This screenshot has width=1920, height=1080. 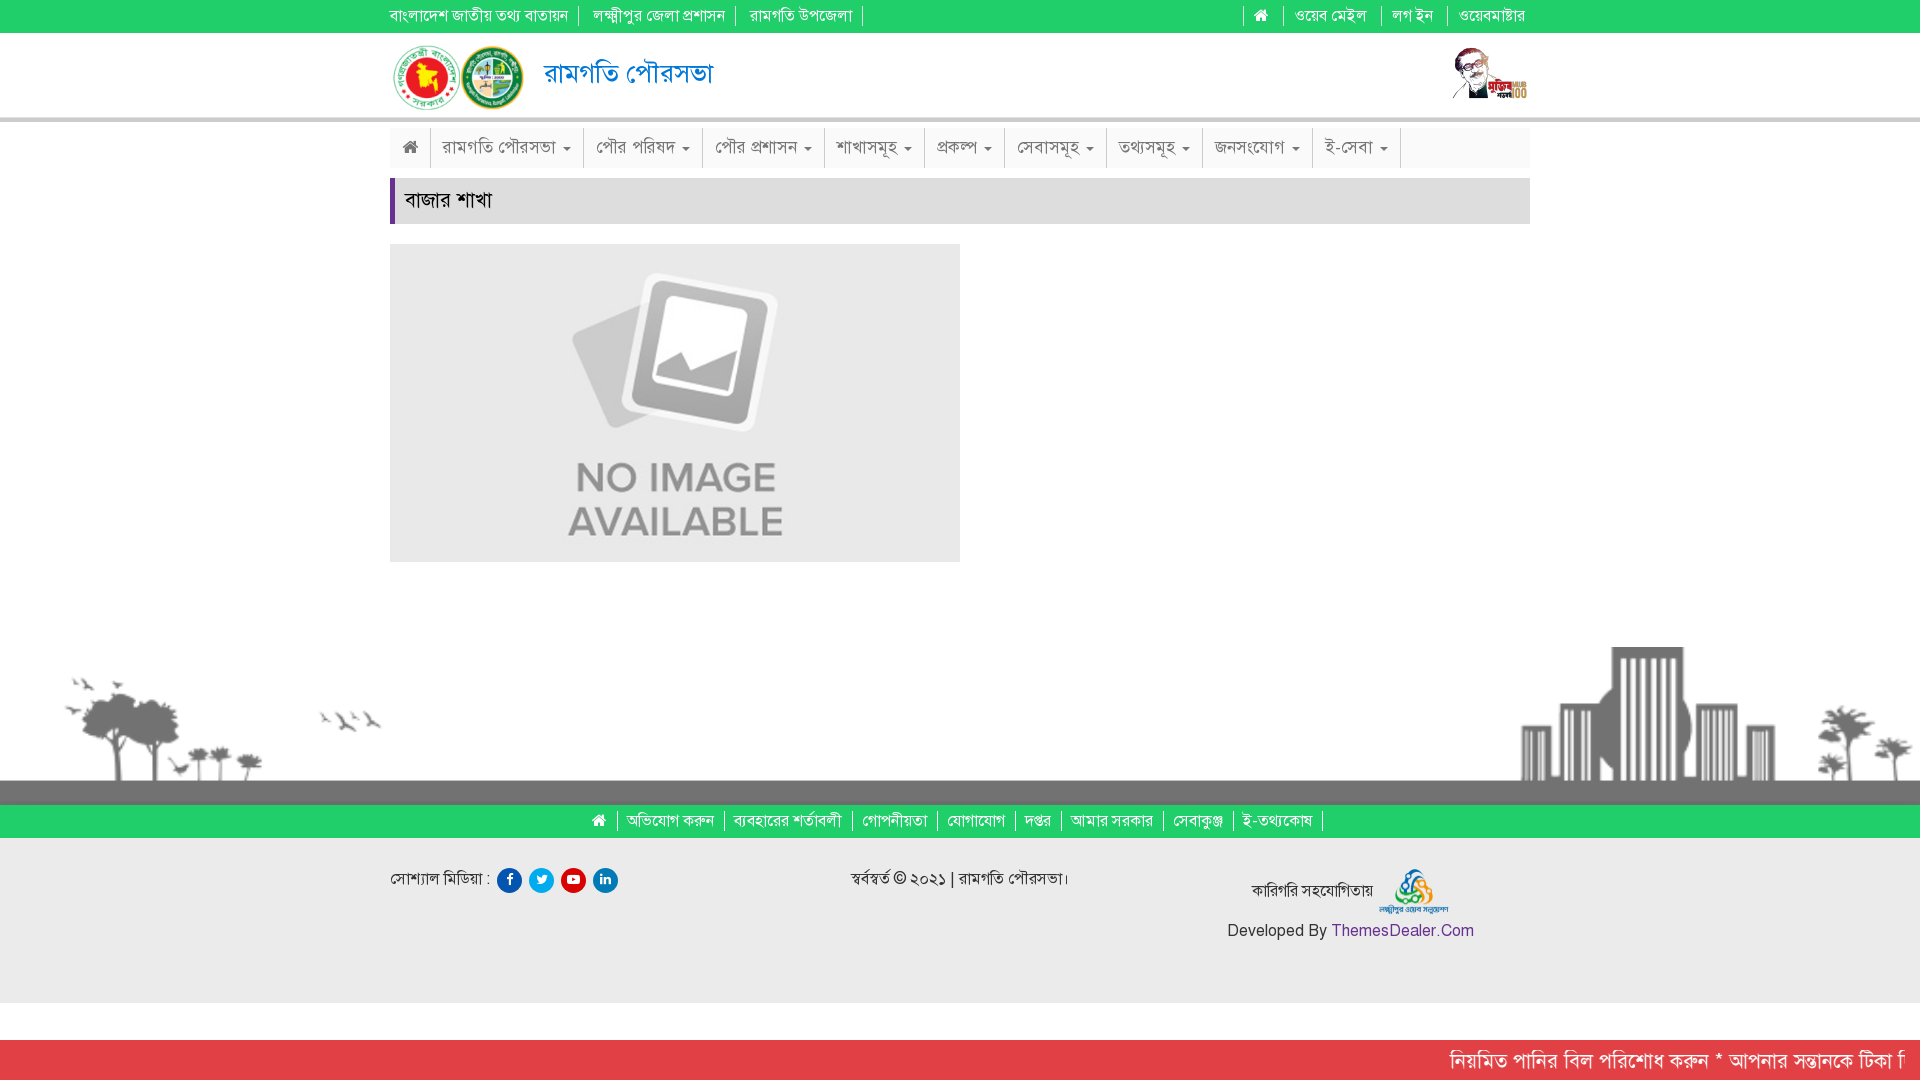 I want to click on 'ThemesDealer.Com', so click(x=1400, y=930).